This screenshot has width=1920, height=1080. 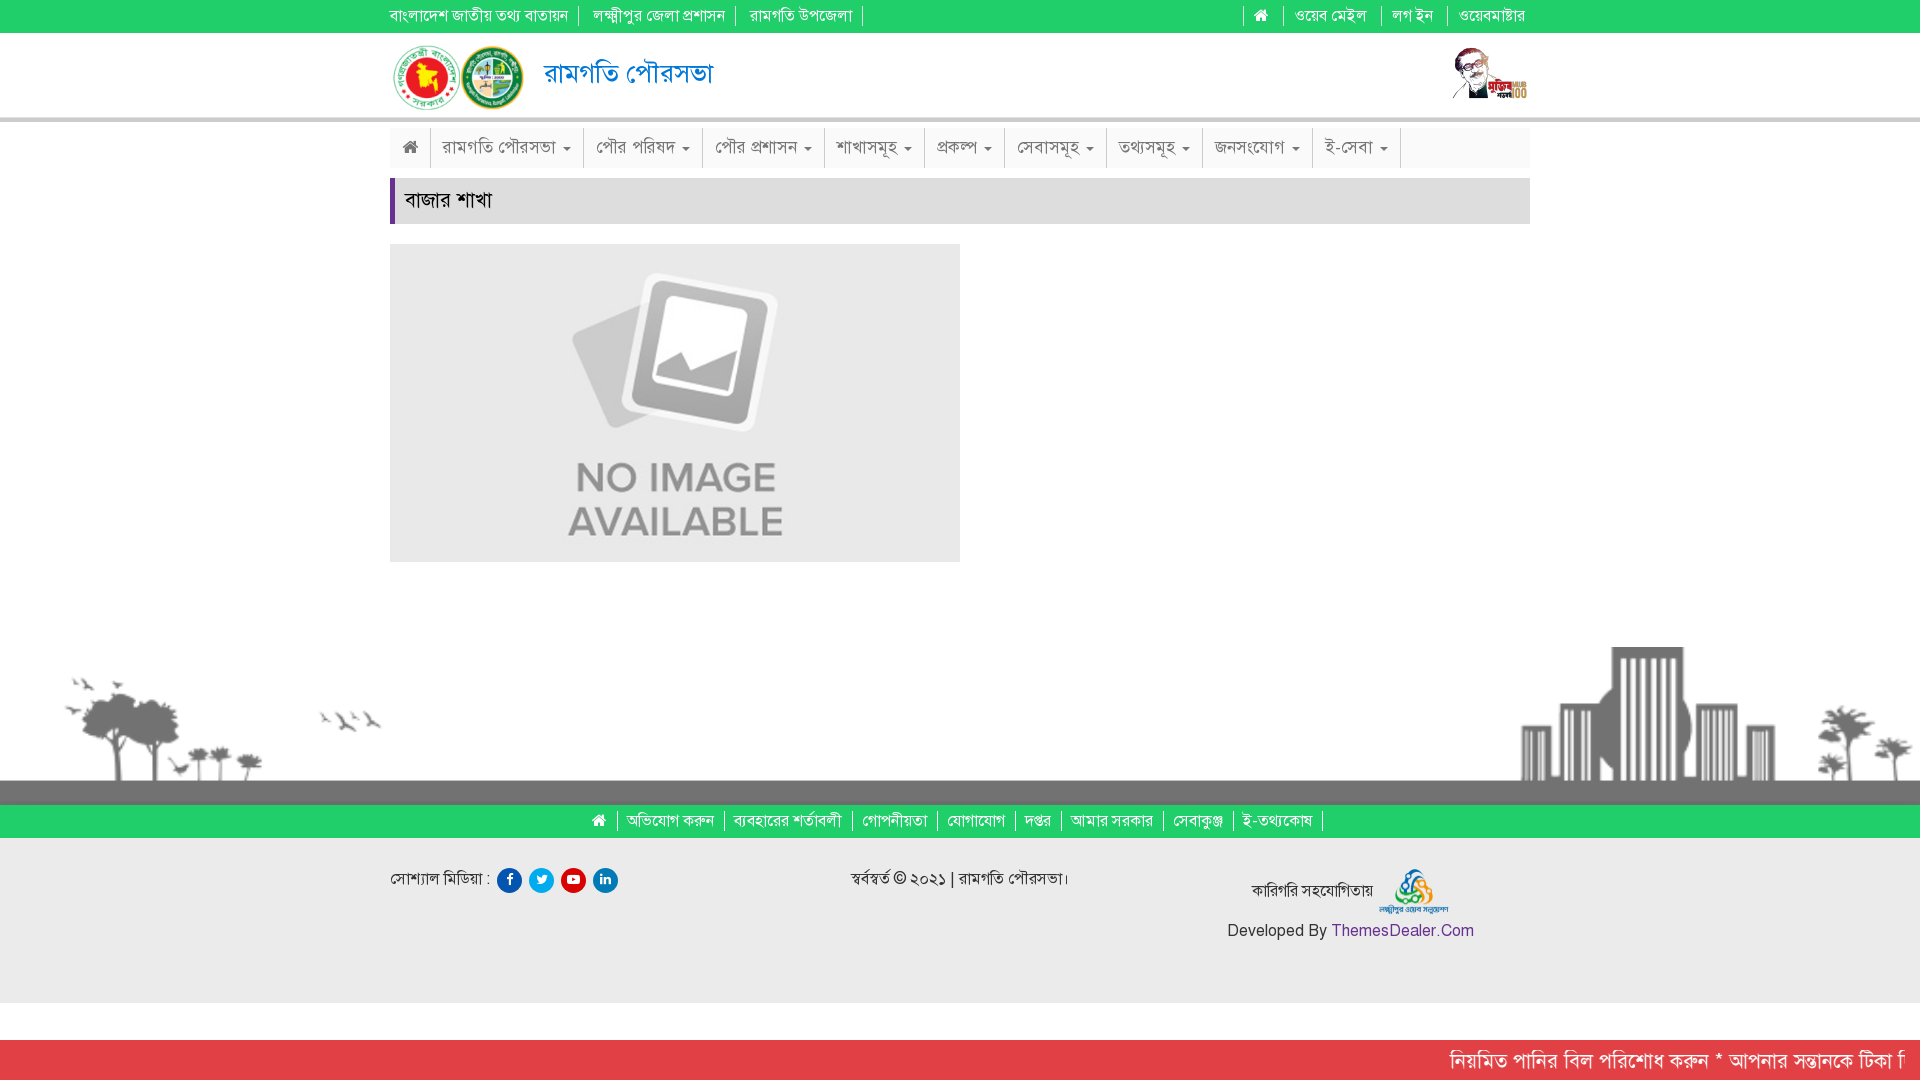 I want to click on 'ThemesDealer.Com', so click(x=1400, y=930).